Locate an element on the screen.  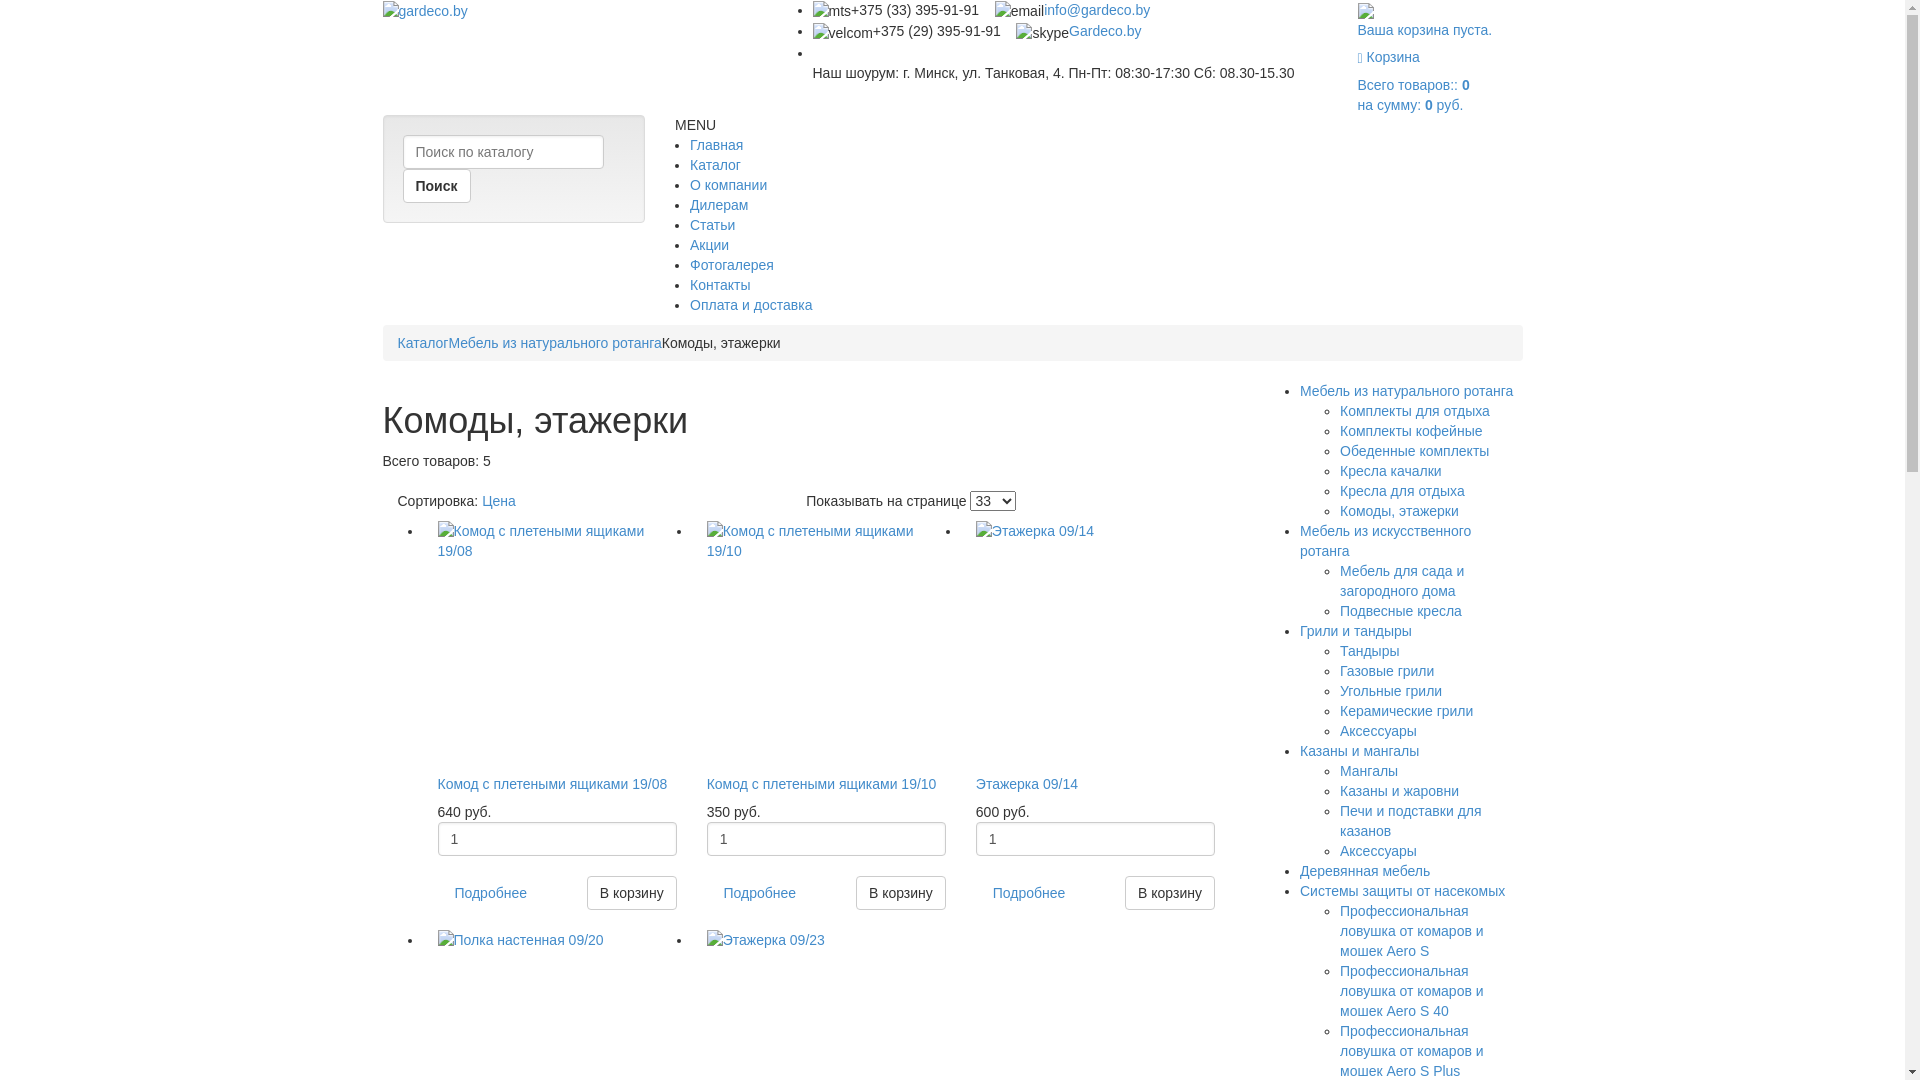
'info@gardeco.by' is located at coordinates (1042, 10).